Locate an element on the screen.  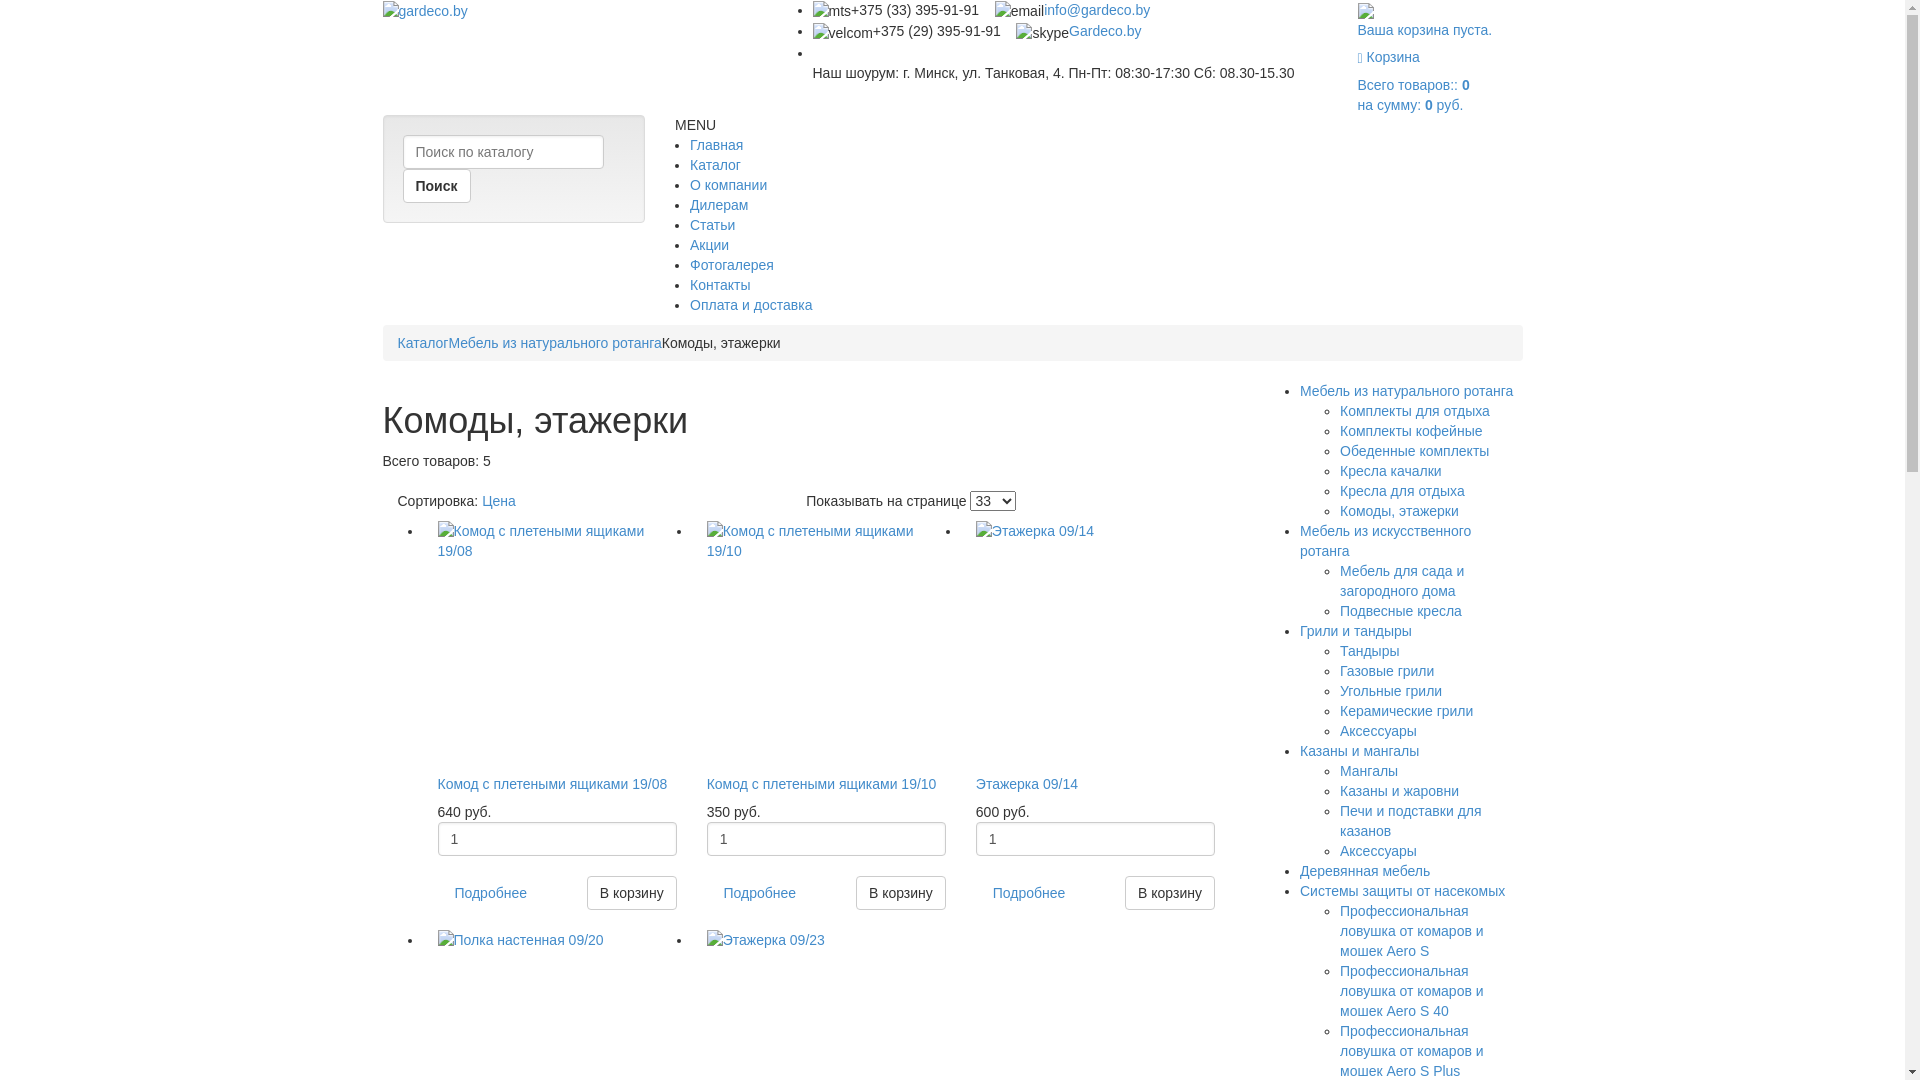
'info@gardeco.by' is located at coordinates (1042, 10).